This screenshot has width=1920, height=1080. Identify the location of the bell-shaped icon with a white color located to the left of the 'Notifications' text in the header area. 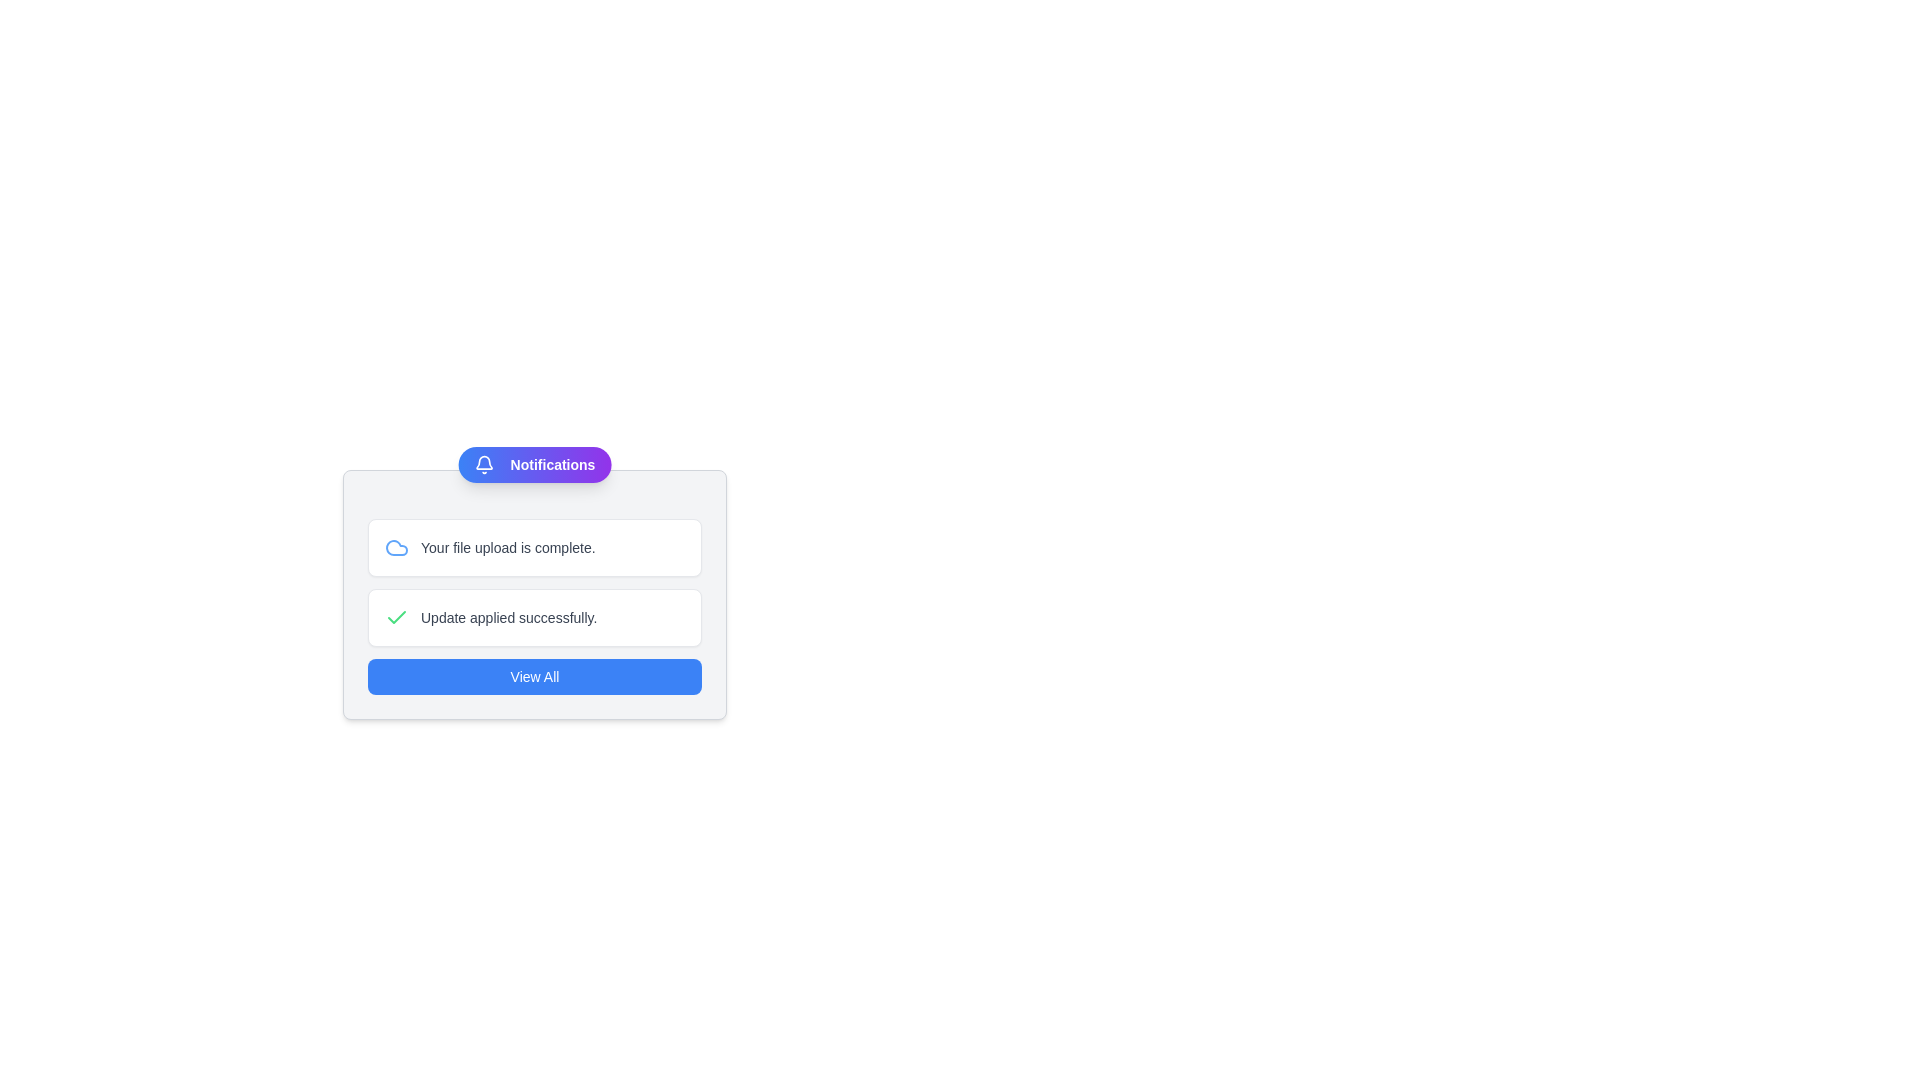
(484, 465).